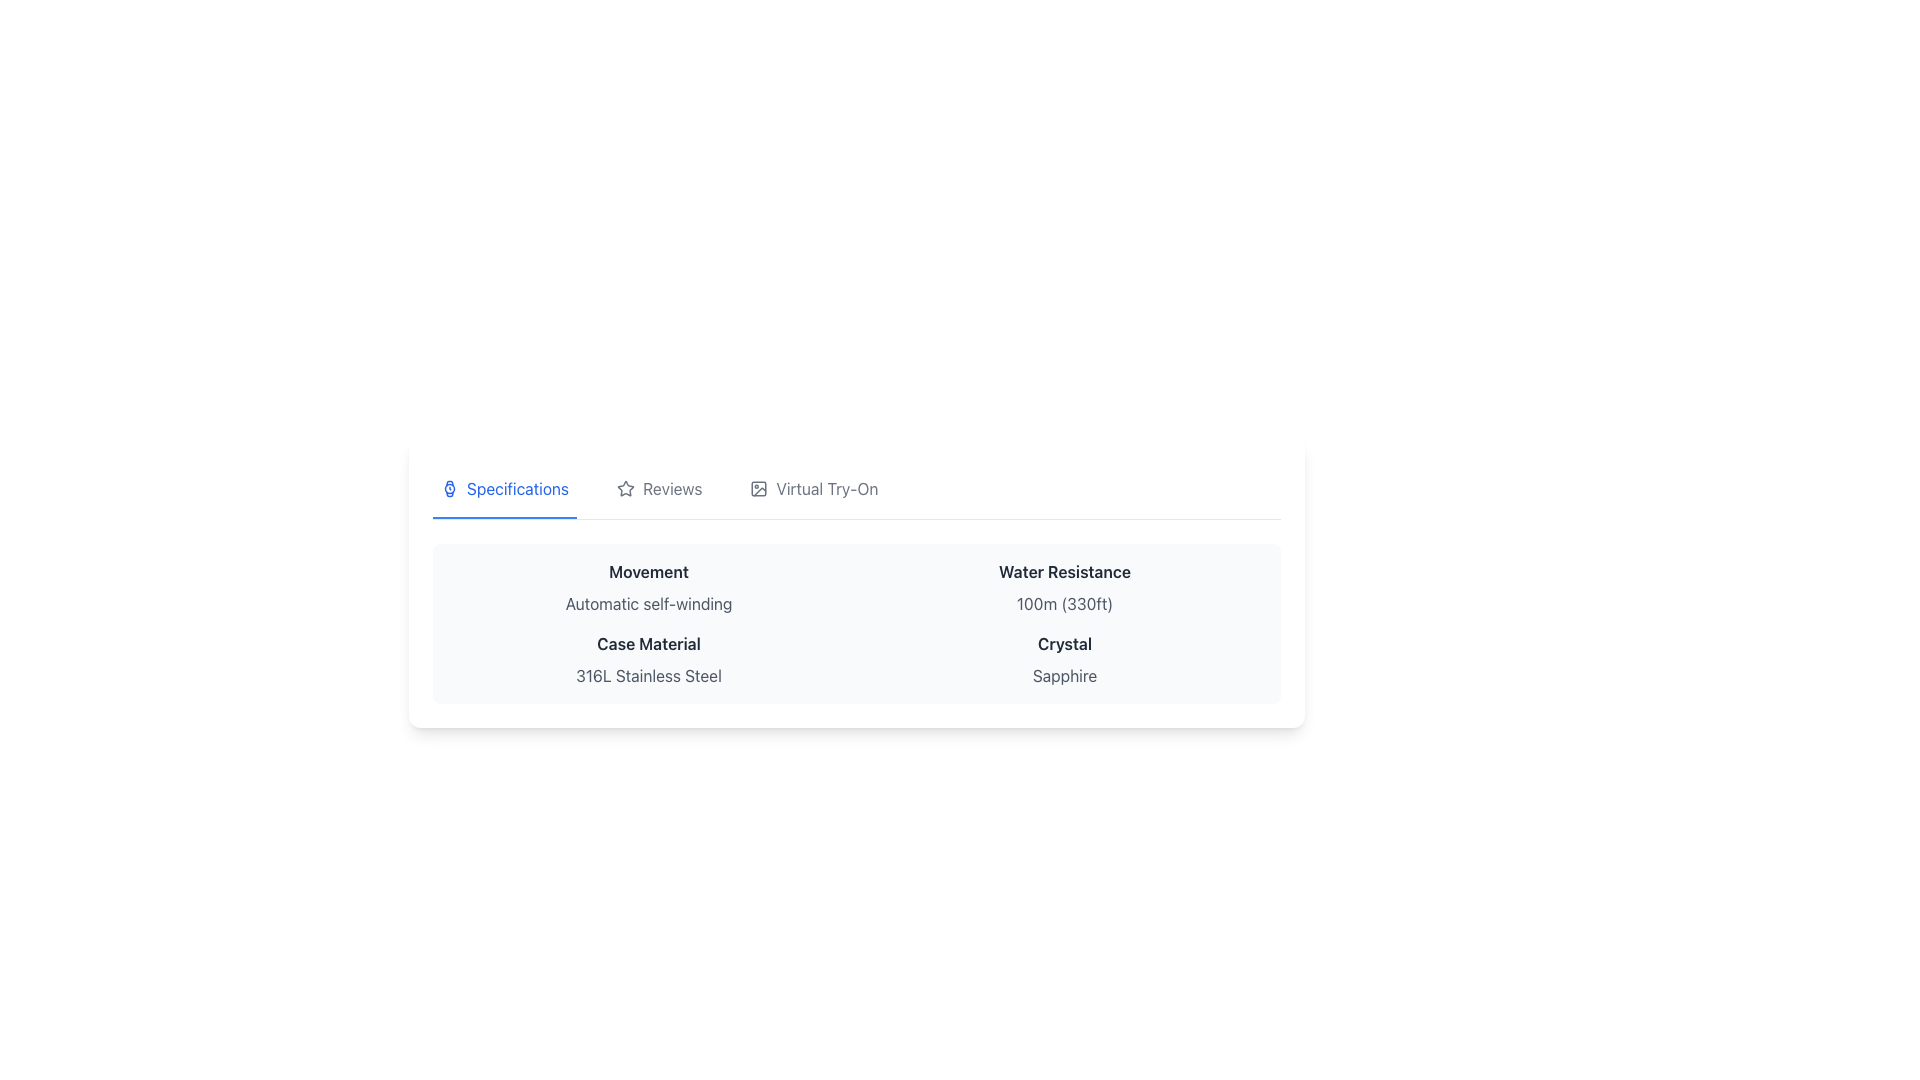 This screenshot has height=1080, width=1920. What do you see at coordinates (518, 489) in the screenshot?
I see `the 'Specifications' label in the navigation bar` at bounding box center [518, 489].